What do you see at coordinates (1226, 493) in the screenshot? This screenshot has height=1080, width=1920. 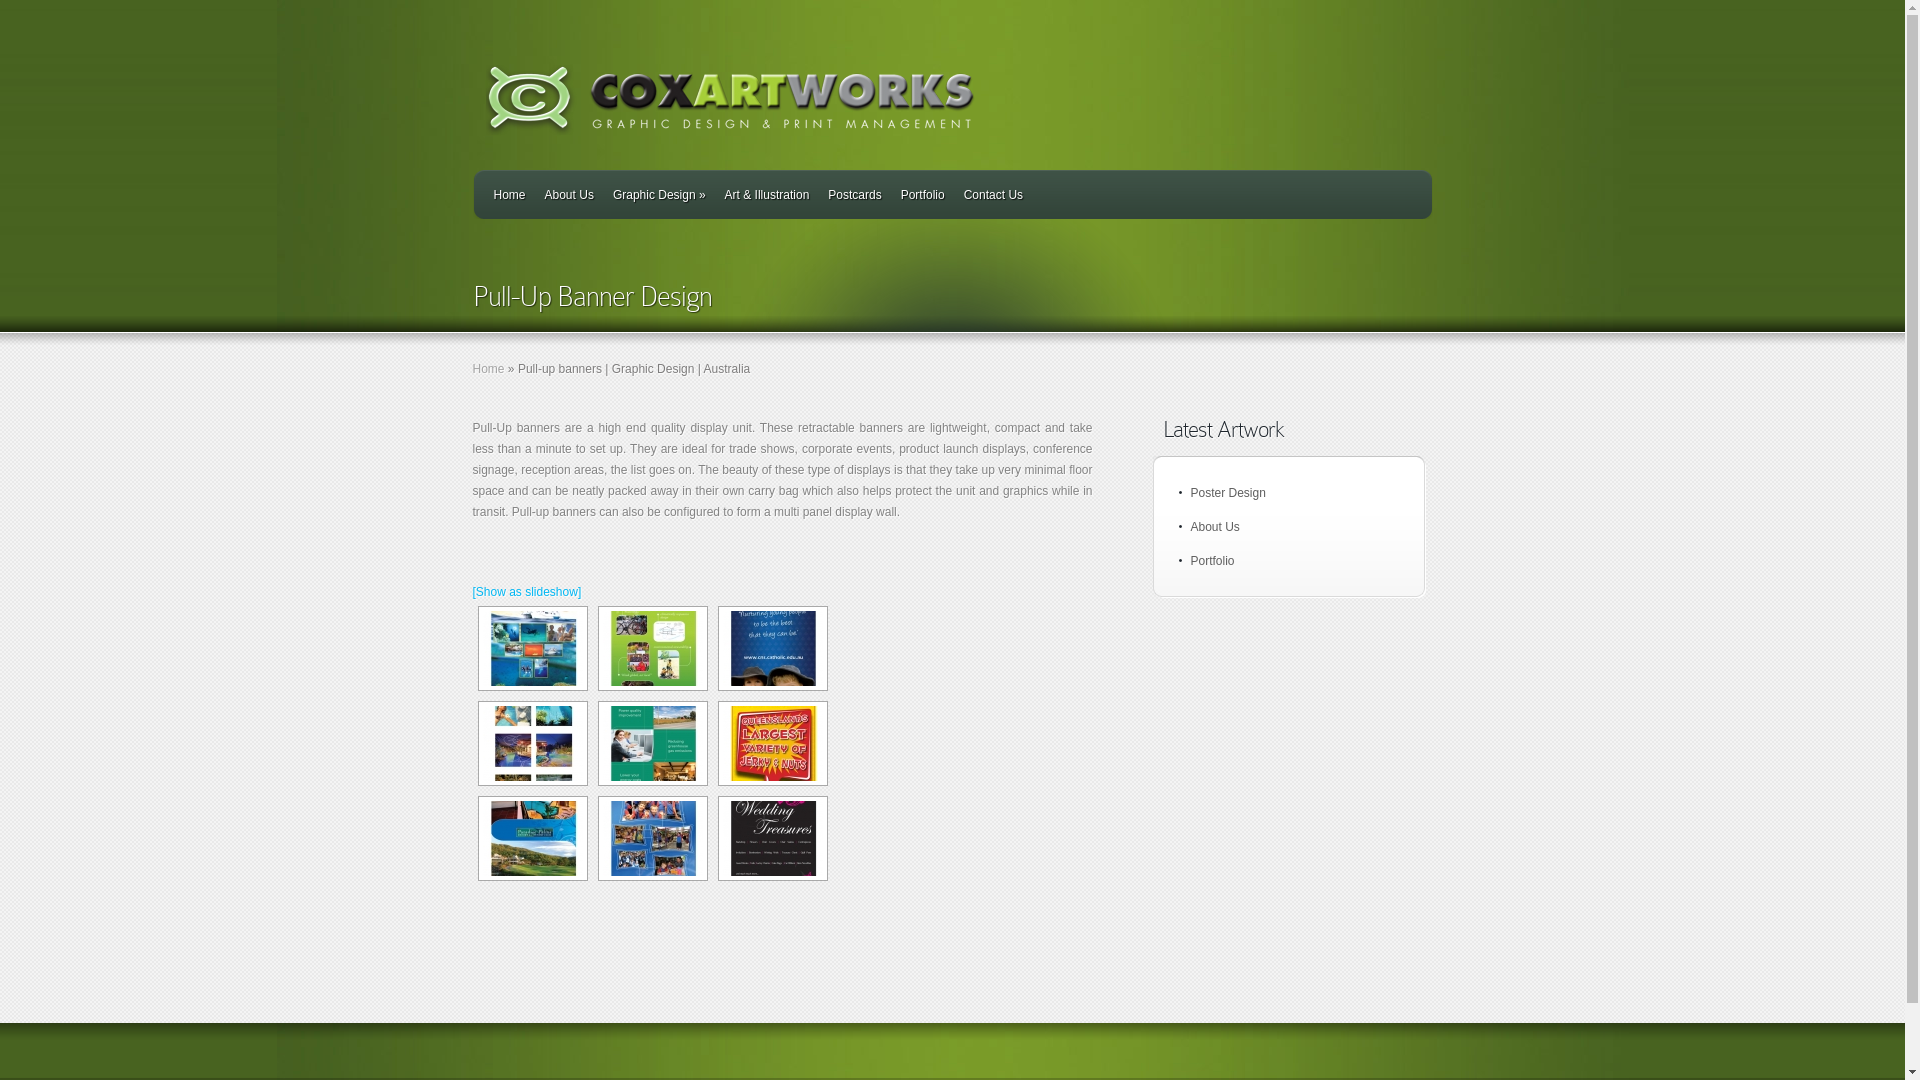 I see `'Poster Design'` at bounding box center [1226, 493].